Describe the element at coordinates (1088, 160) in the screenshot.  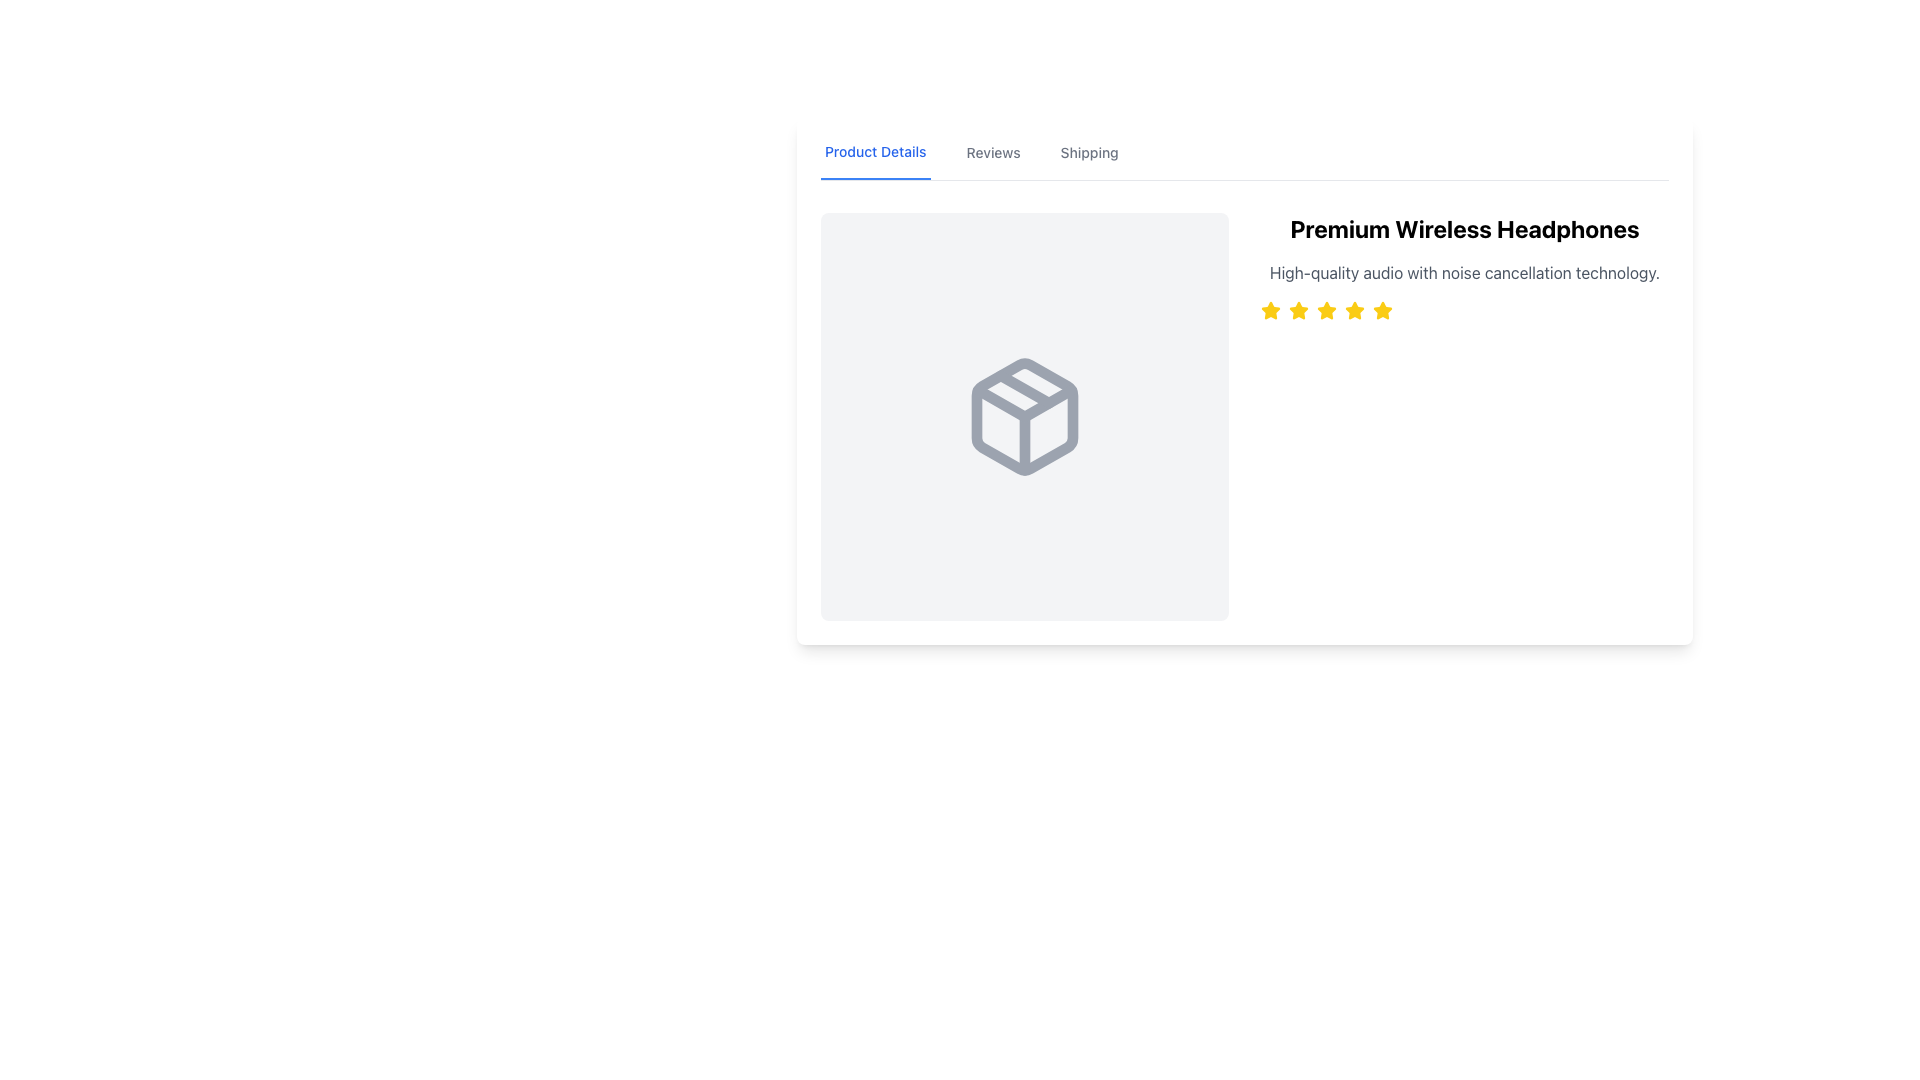
I see `the 'Shipping' navigation link located at the top-center of the interface to change its color` at that location.